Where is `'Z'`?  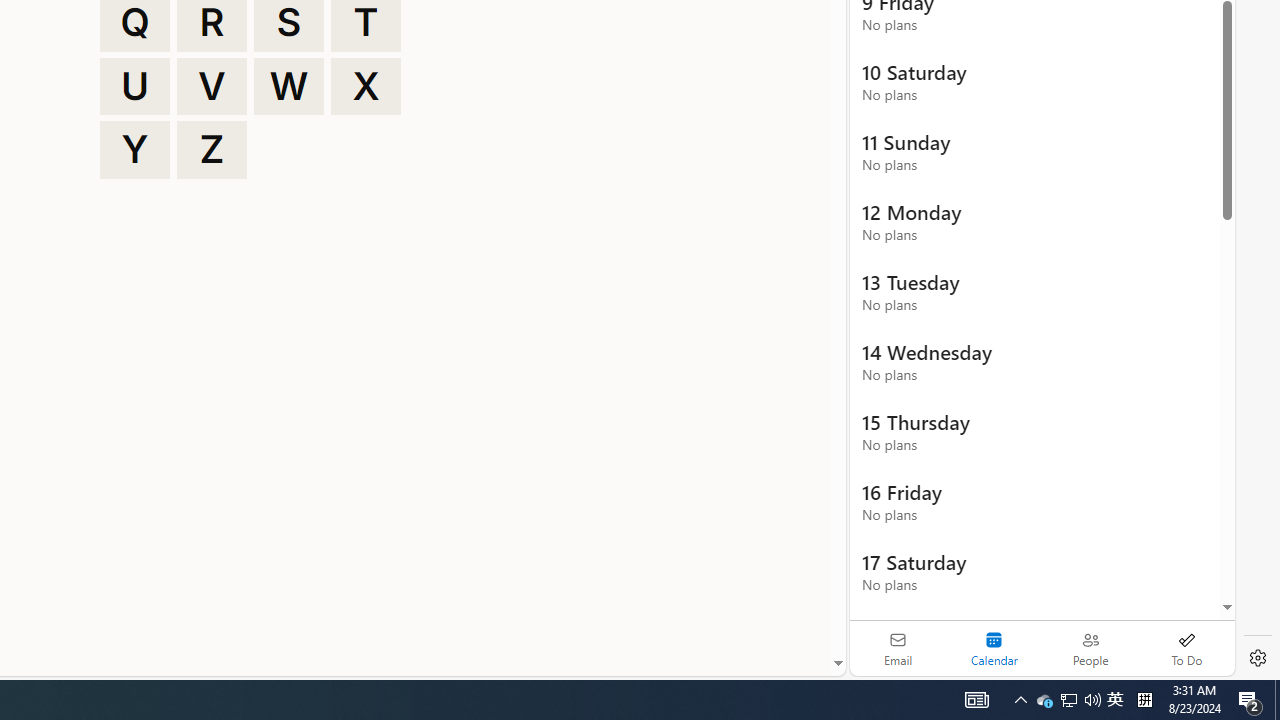 'Z' is located at coordinates (212, 149).